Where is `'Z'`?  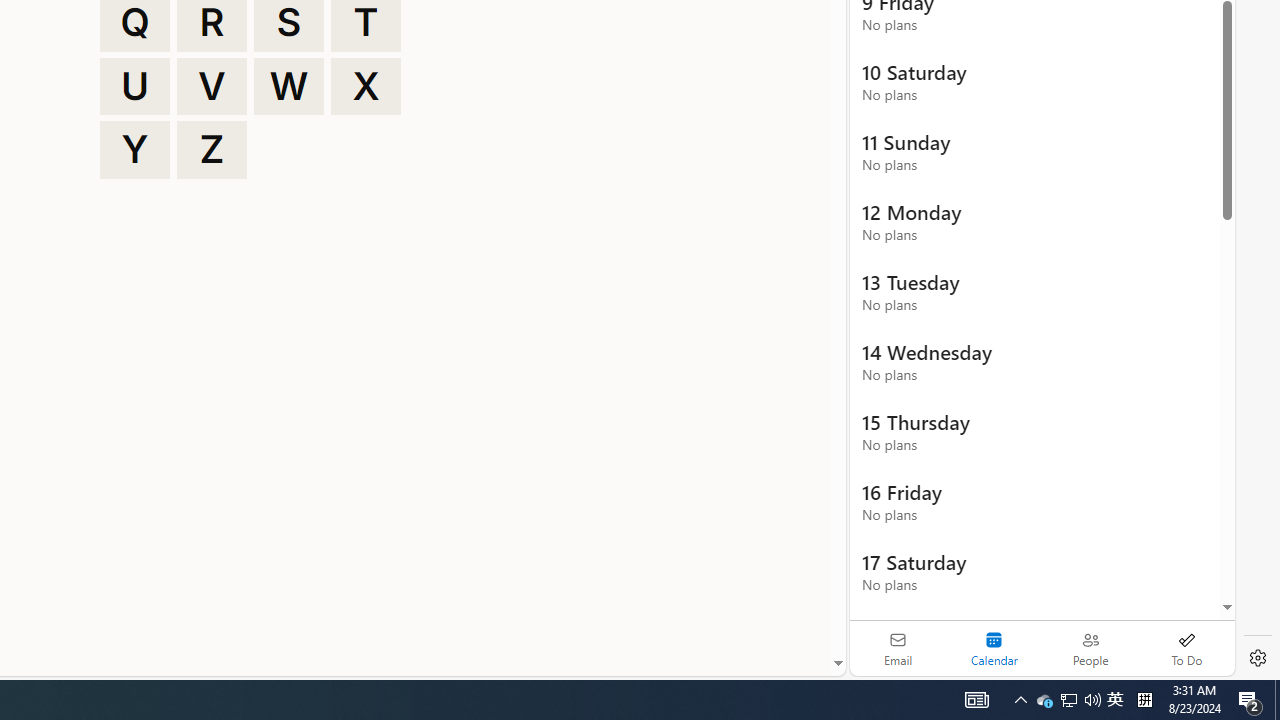 'Z' is located at coordinates (212, 149).